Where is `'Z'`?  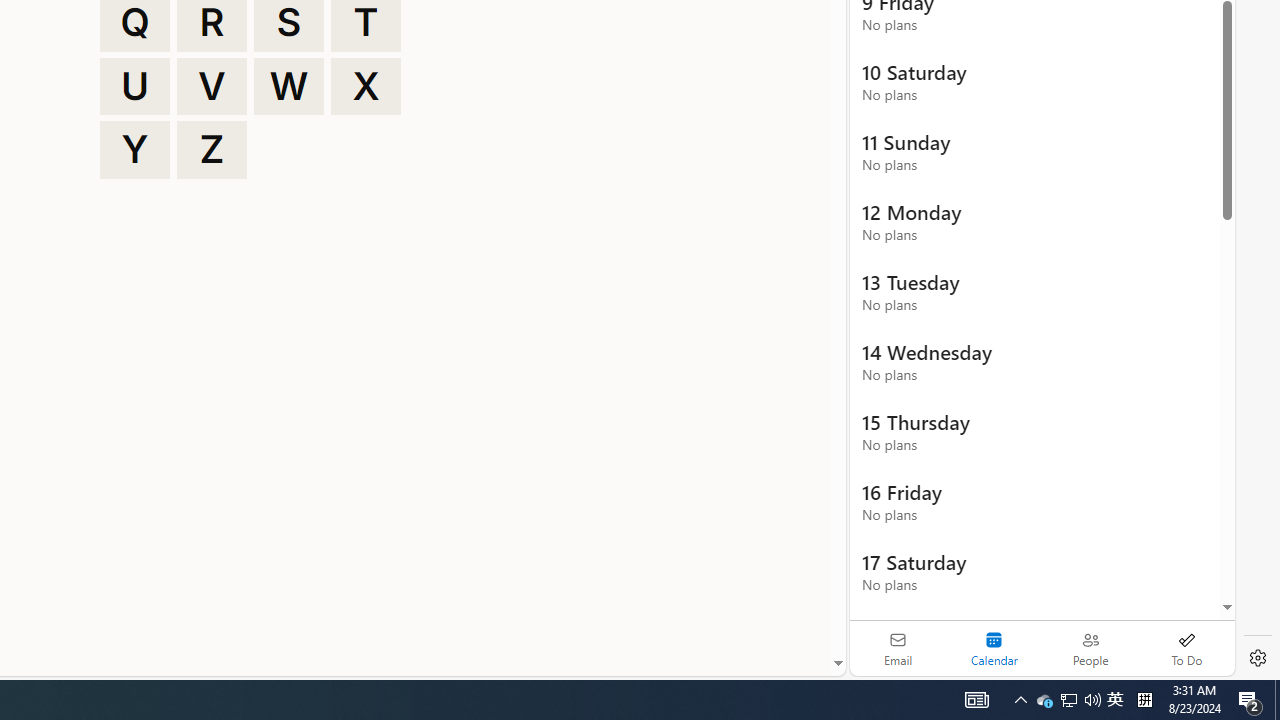 'Z' is located at coordinates (212, 149).